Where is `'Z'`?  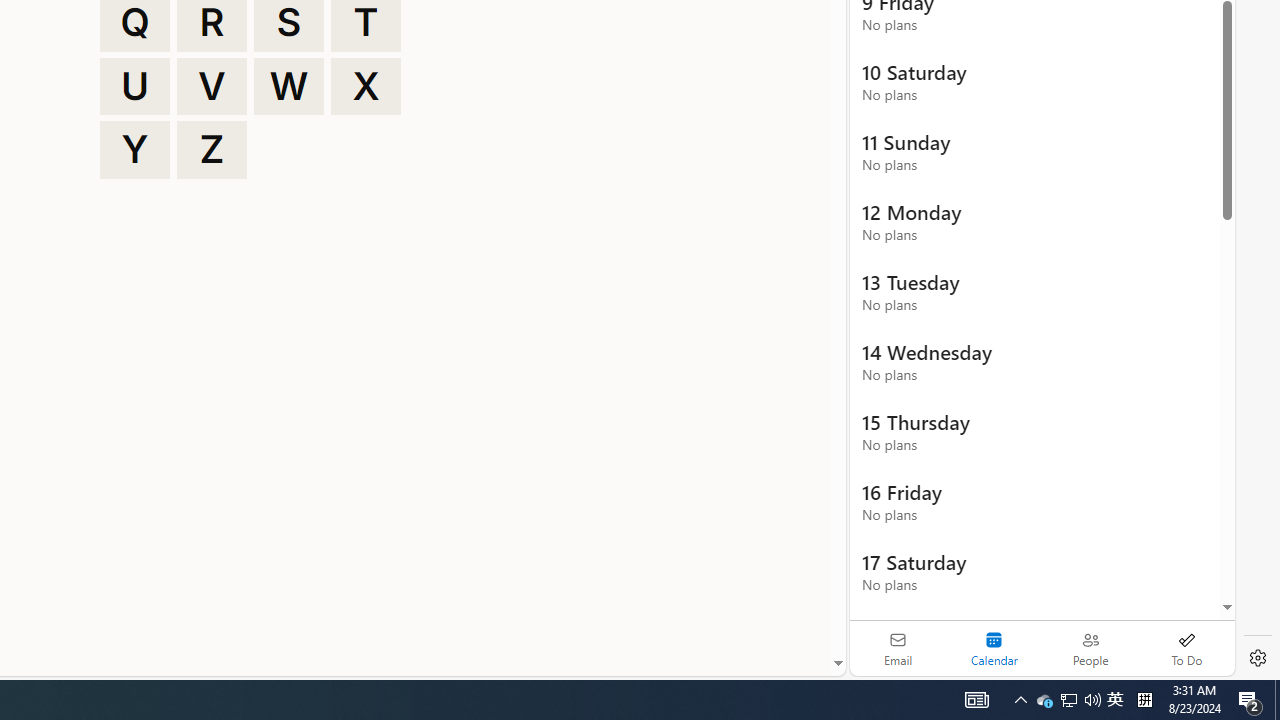 'Z' is located at coordinates (212, 149).